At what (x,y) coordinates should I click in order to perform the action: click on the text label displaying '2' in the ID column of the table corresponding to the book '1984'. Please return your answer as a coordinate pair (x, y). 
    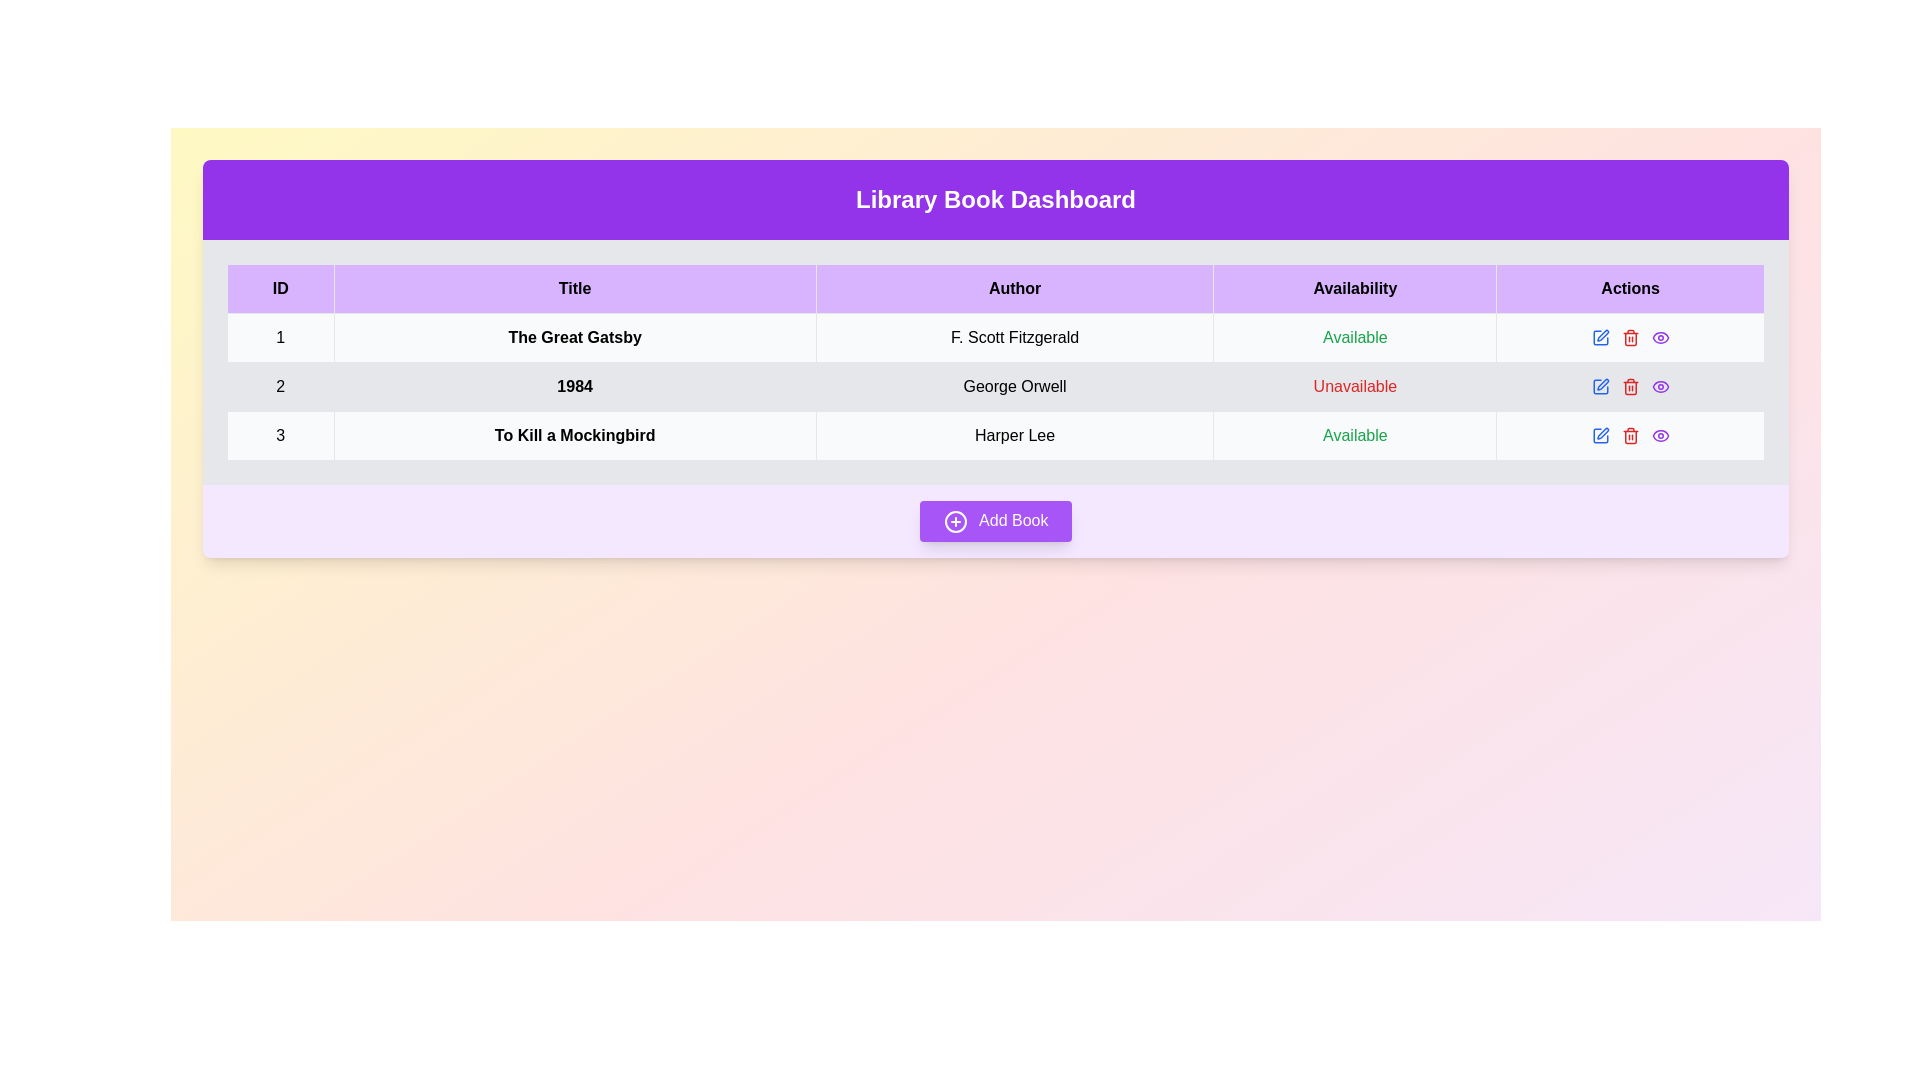
    Looking at the image, I should click on (279, 386).